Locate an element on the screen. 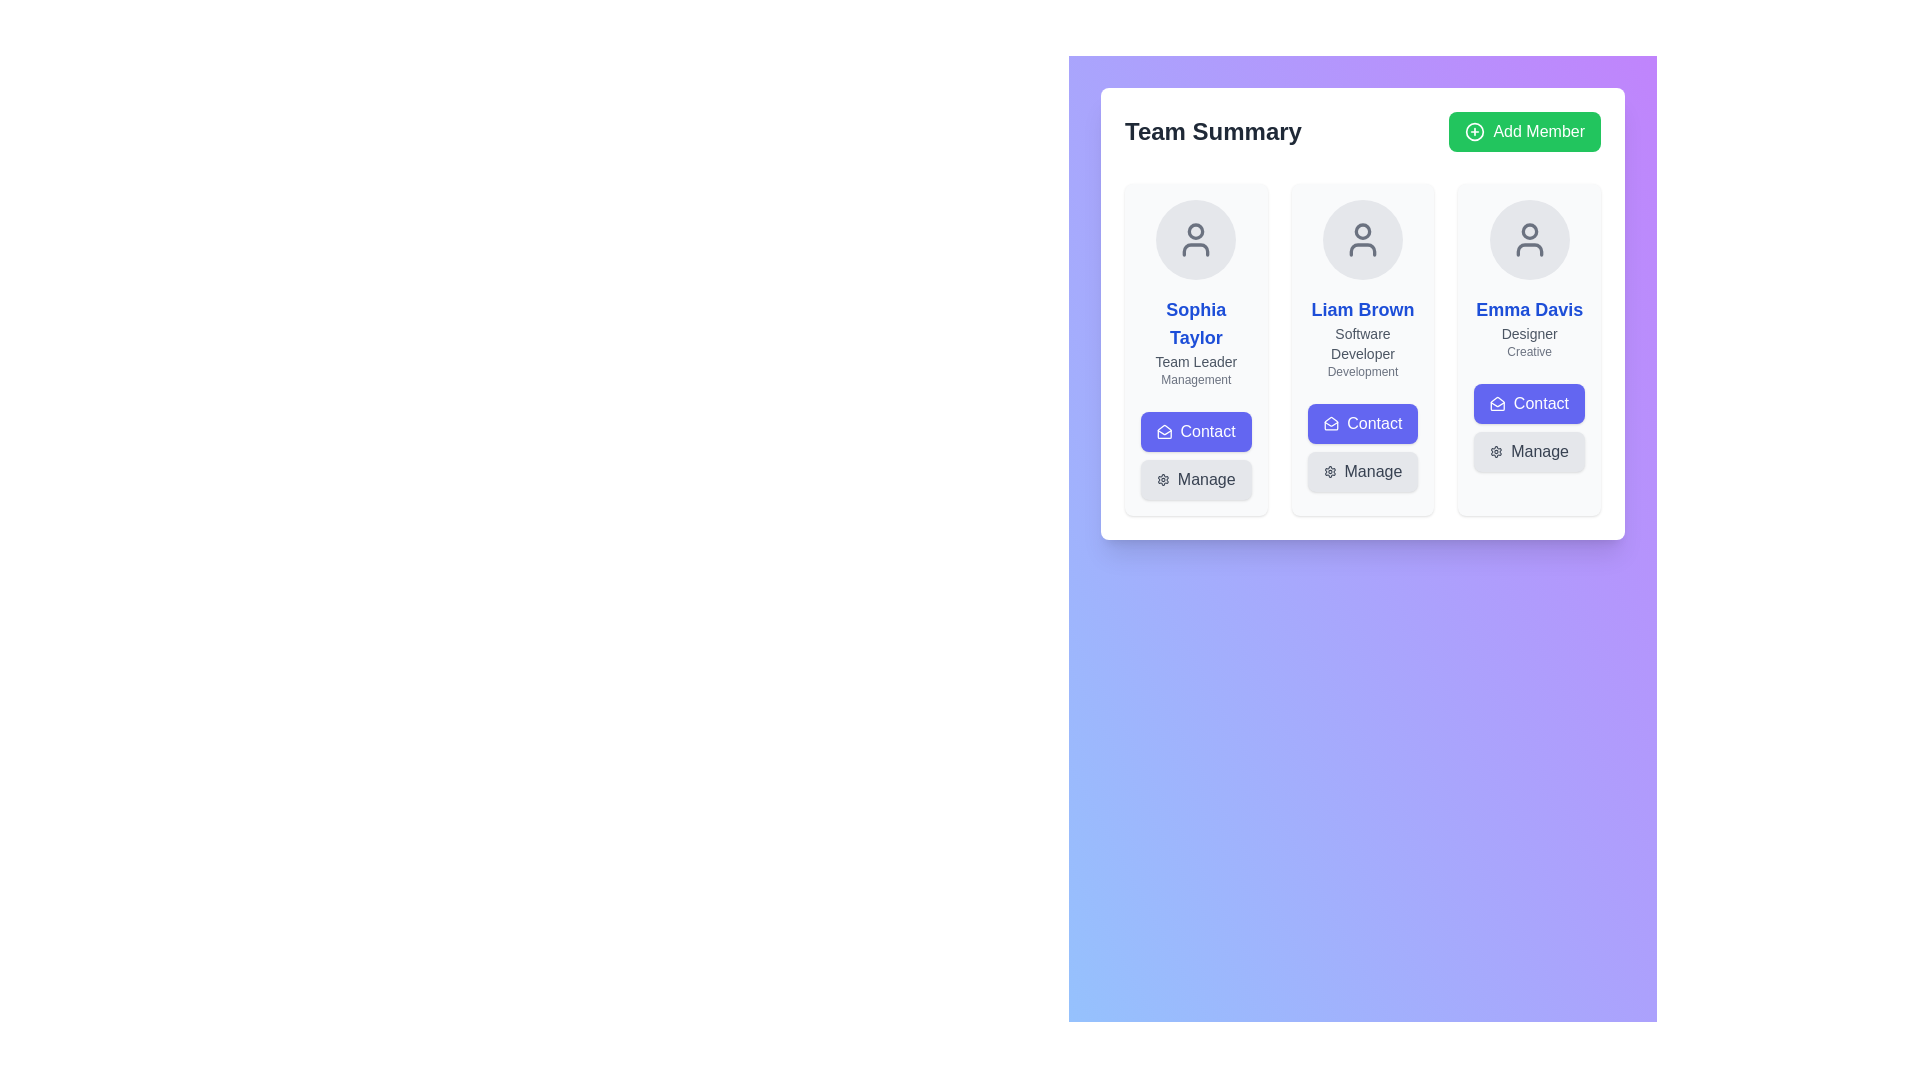 Image resolution: width=1920 pixels, height=1080 pixels. the circular user profile icon with a grey background and user silhouette, located above the name 'Liam Brown' and the title 'Software Developer' is located at coordinates (1362, 238).